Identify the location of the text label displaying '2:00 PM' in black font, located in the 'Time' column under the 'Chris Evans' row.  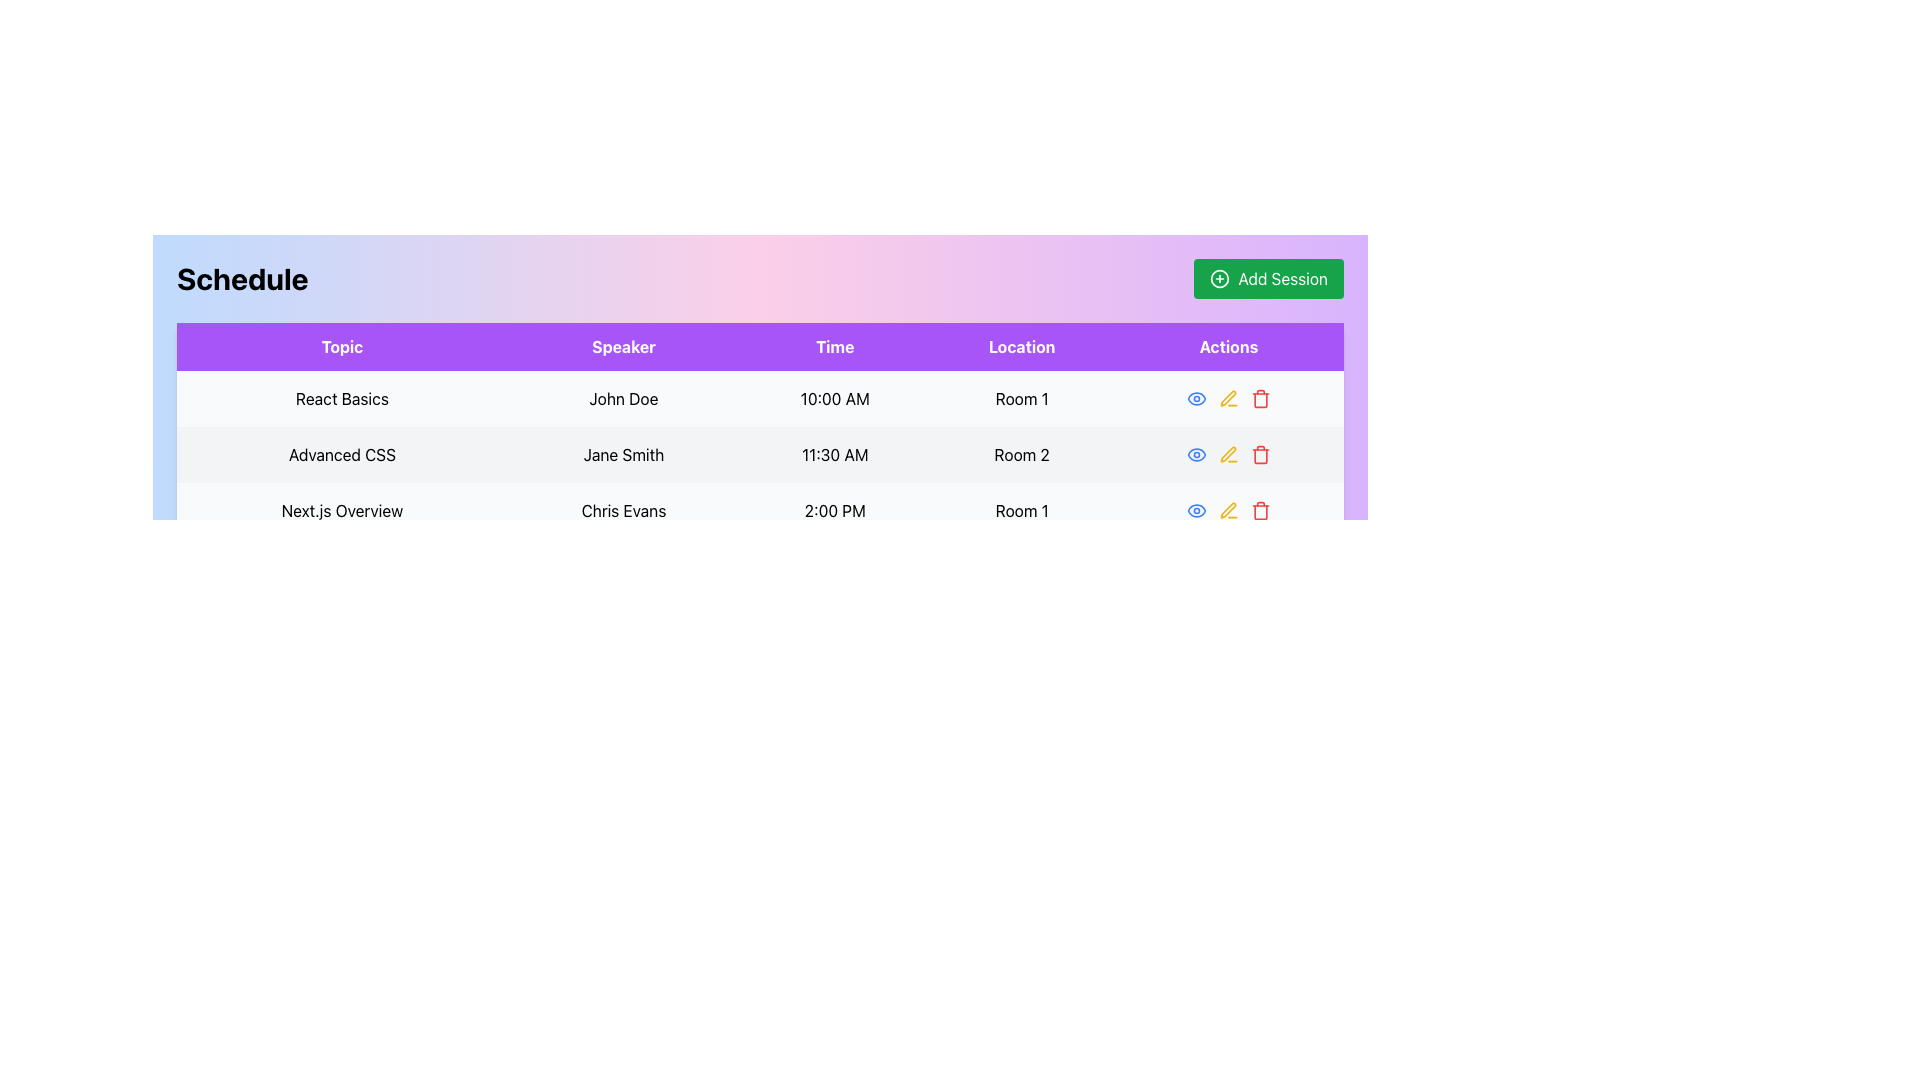
(835, 509).